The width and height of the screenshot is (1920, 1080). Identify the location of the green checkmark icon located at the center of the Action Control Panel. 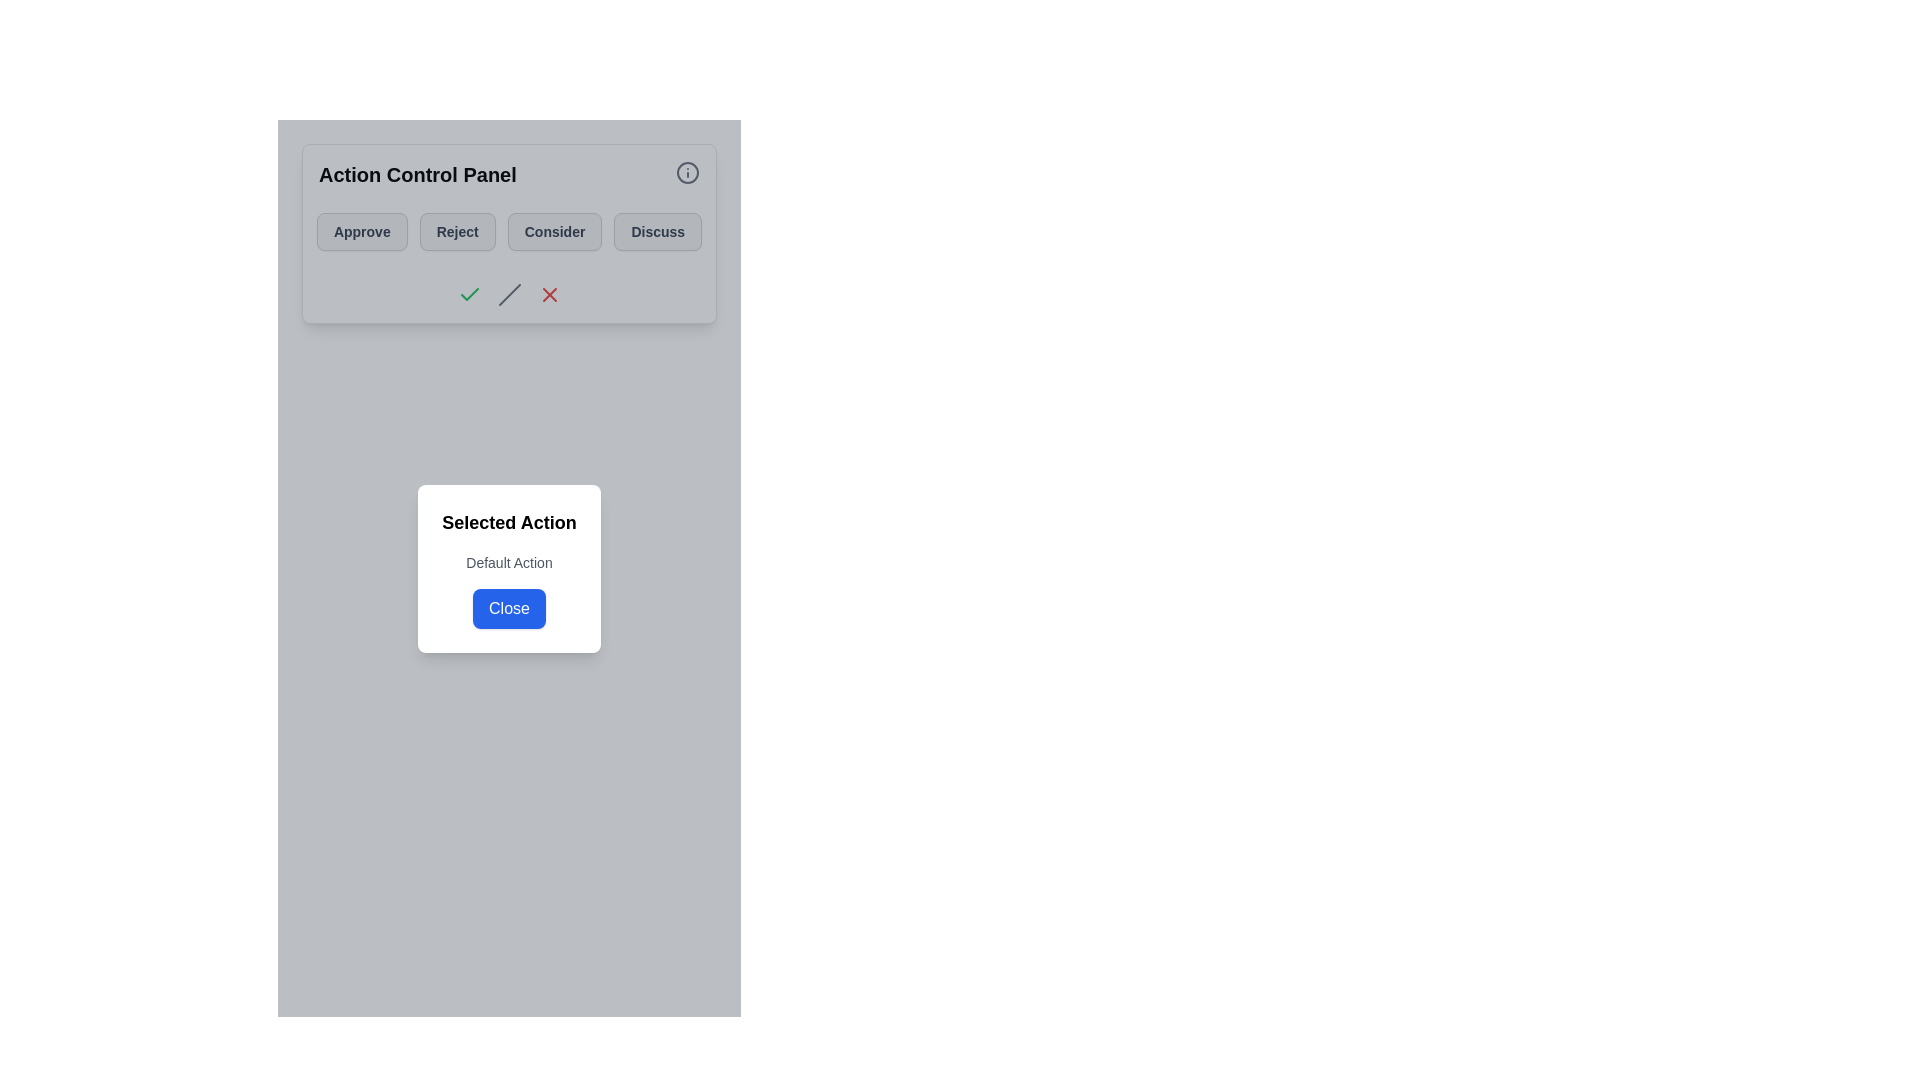
(468, 294).